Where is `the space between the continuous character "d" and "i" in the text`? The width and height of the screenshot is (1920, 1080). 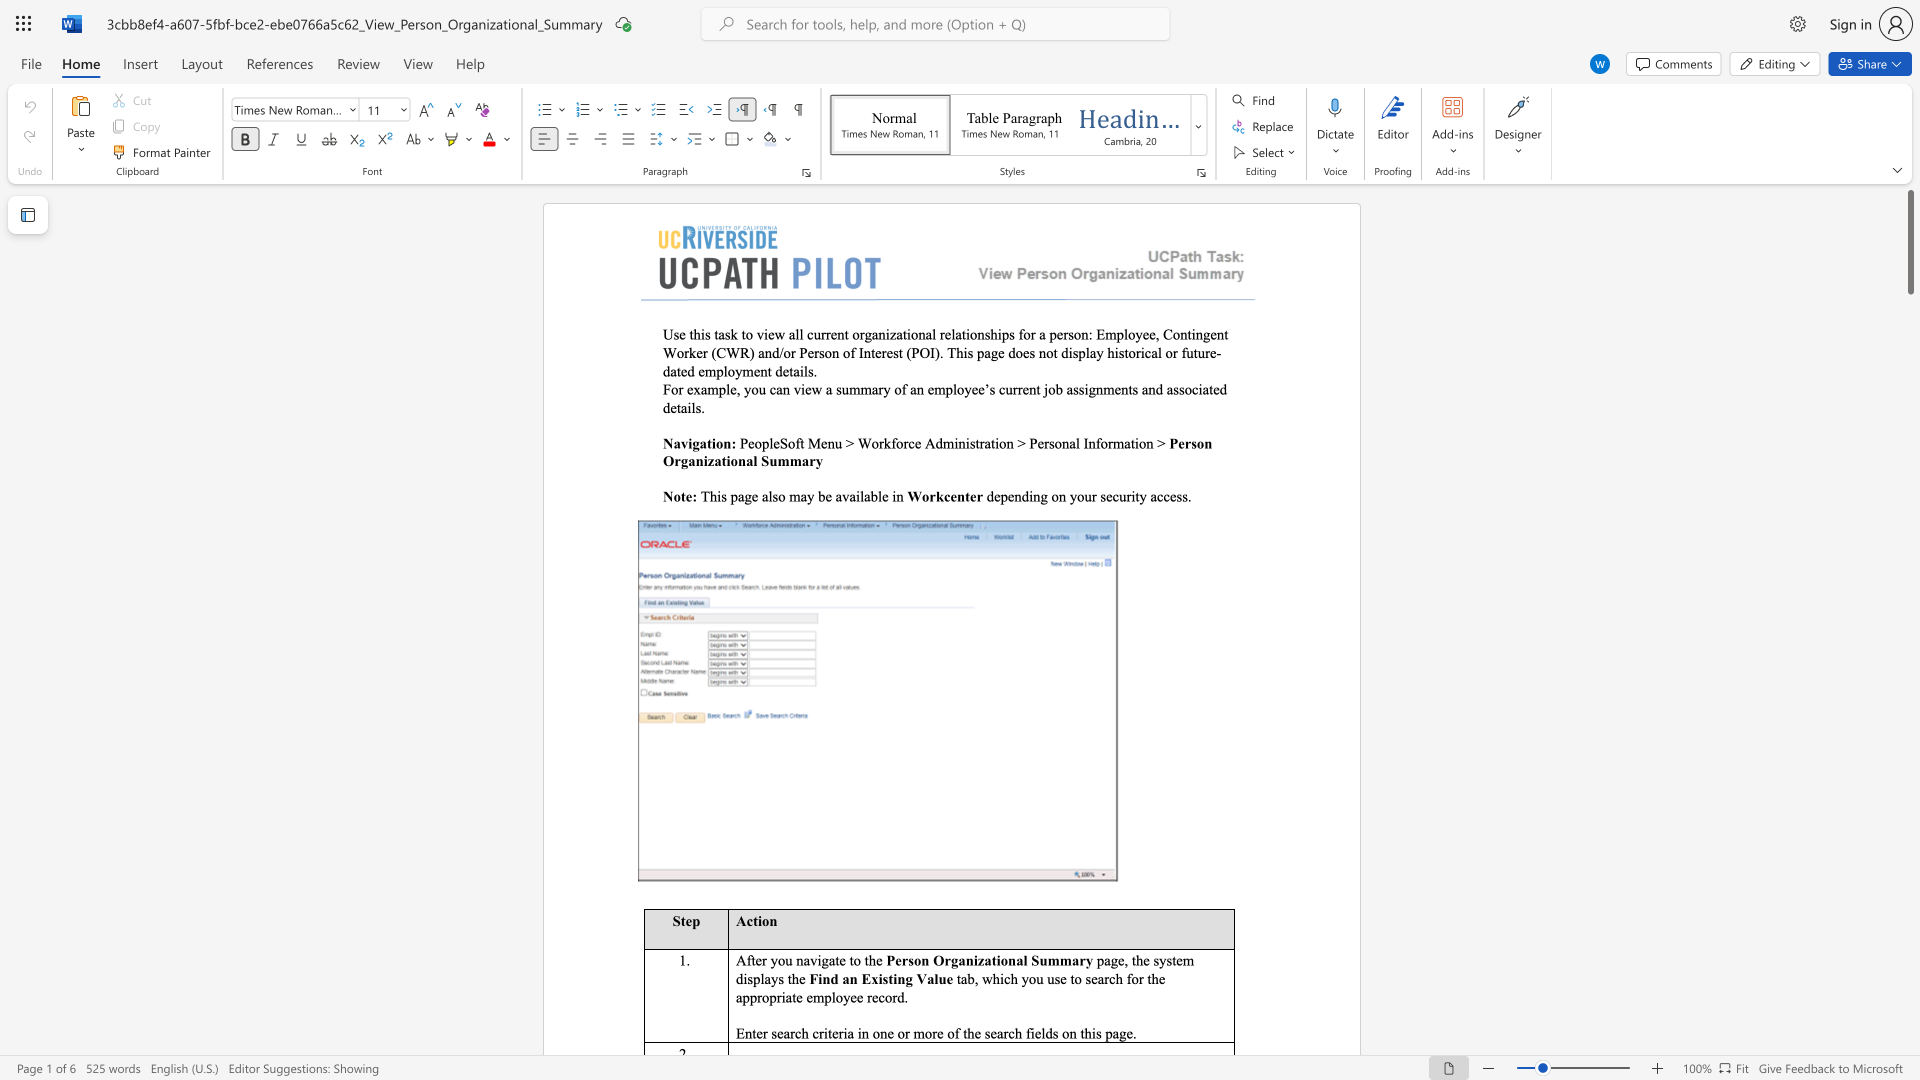
the space between the continuous character "d" and "i" in the text is located at coordinates (1028, 495).